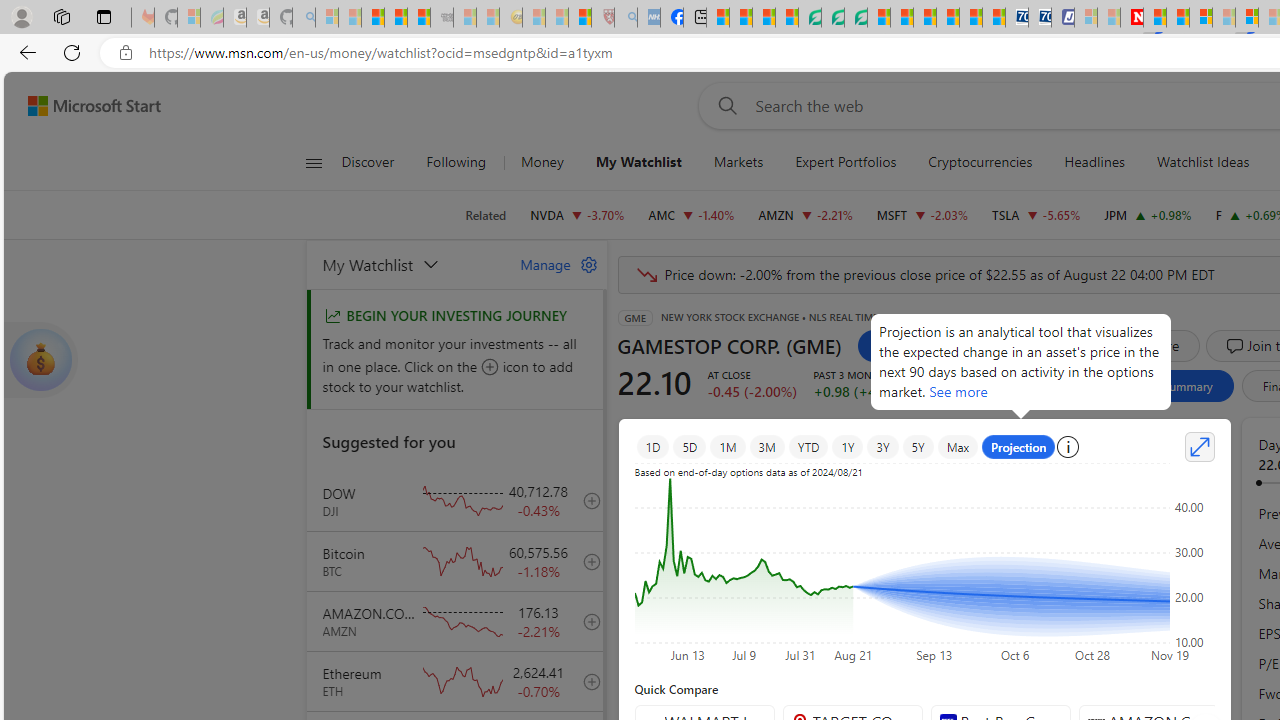 The width and height of the screenshot is (1280, 720). I want to click on '5D', so click(689, 446).